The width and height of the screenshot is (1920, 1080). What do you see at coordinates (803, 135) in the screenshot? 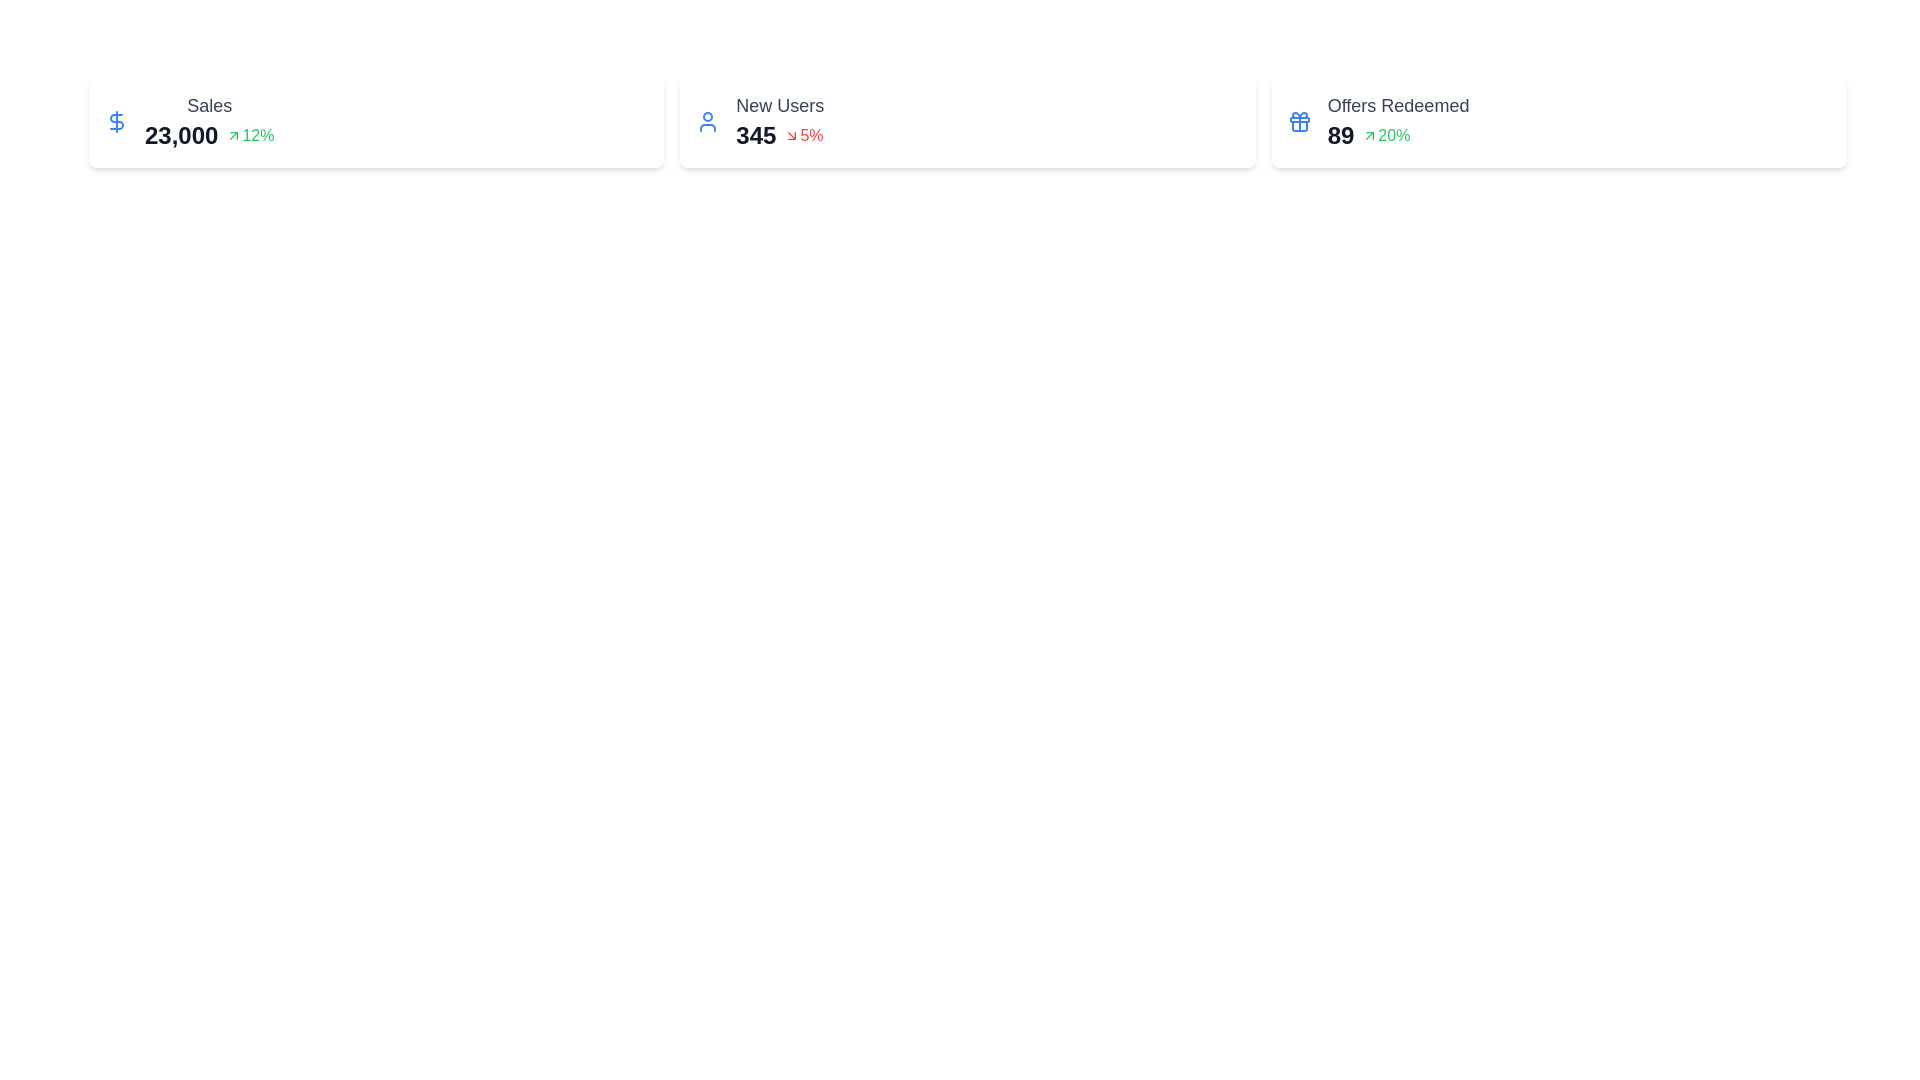
I see `the Text with Icon that indicates a downward percentage change in the 'New Users' section` at bounding box center [803, 135].